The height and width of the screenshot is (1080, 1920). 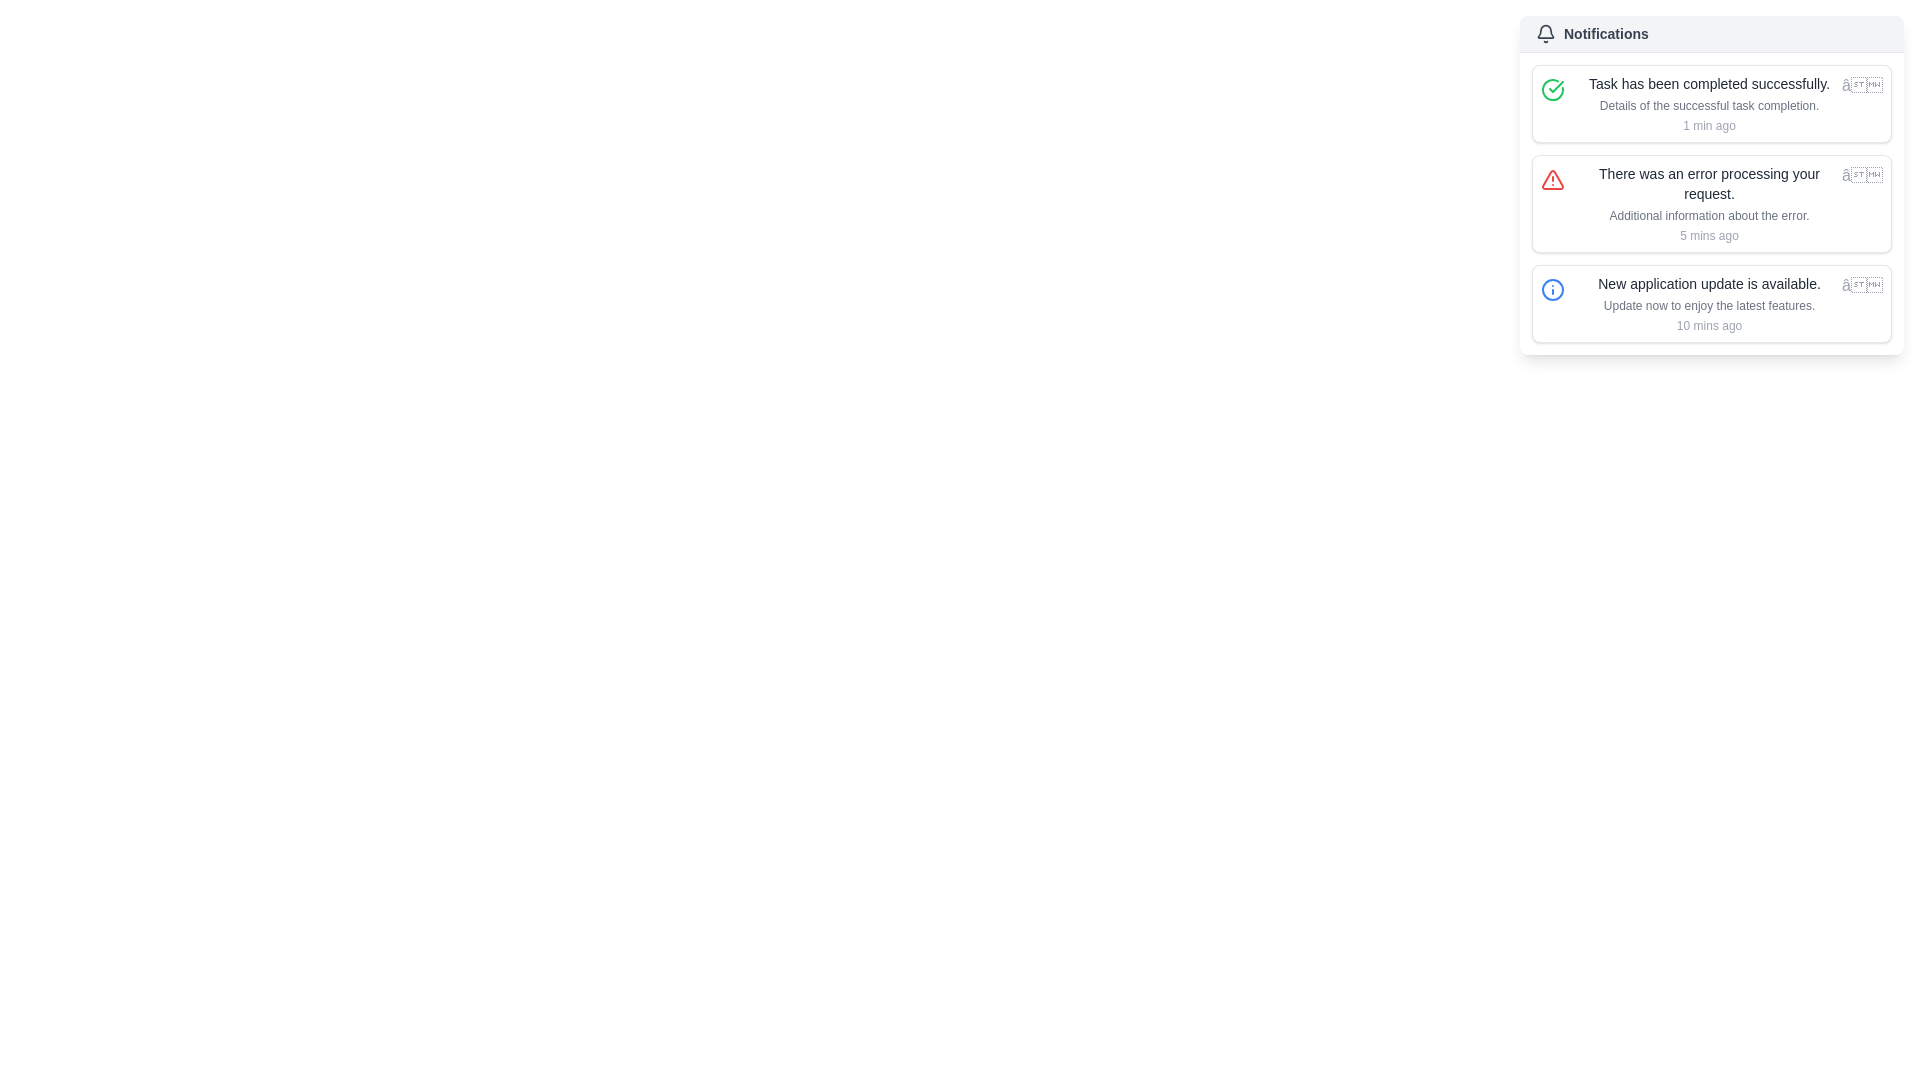 What do you see at coordinates (1711, 34) in the screenshot?
I see `the notification center header to focus or expand it` at bounding box center [1711, 34].